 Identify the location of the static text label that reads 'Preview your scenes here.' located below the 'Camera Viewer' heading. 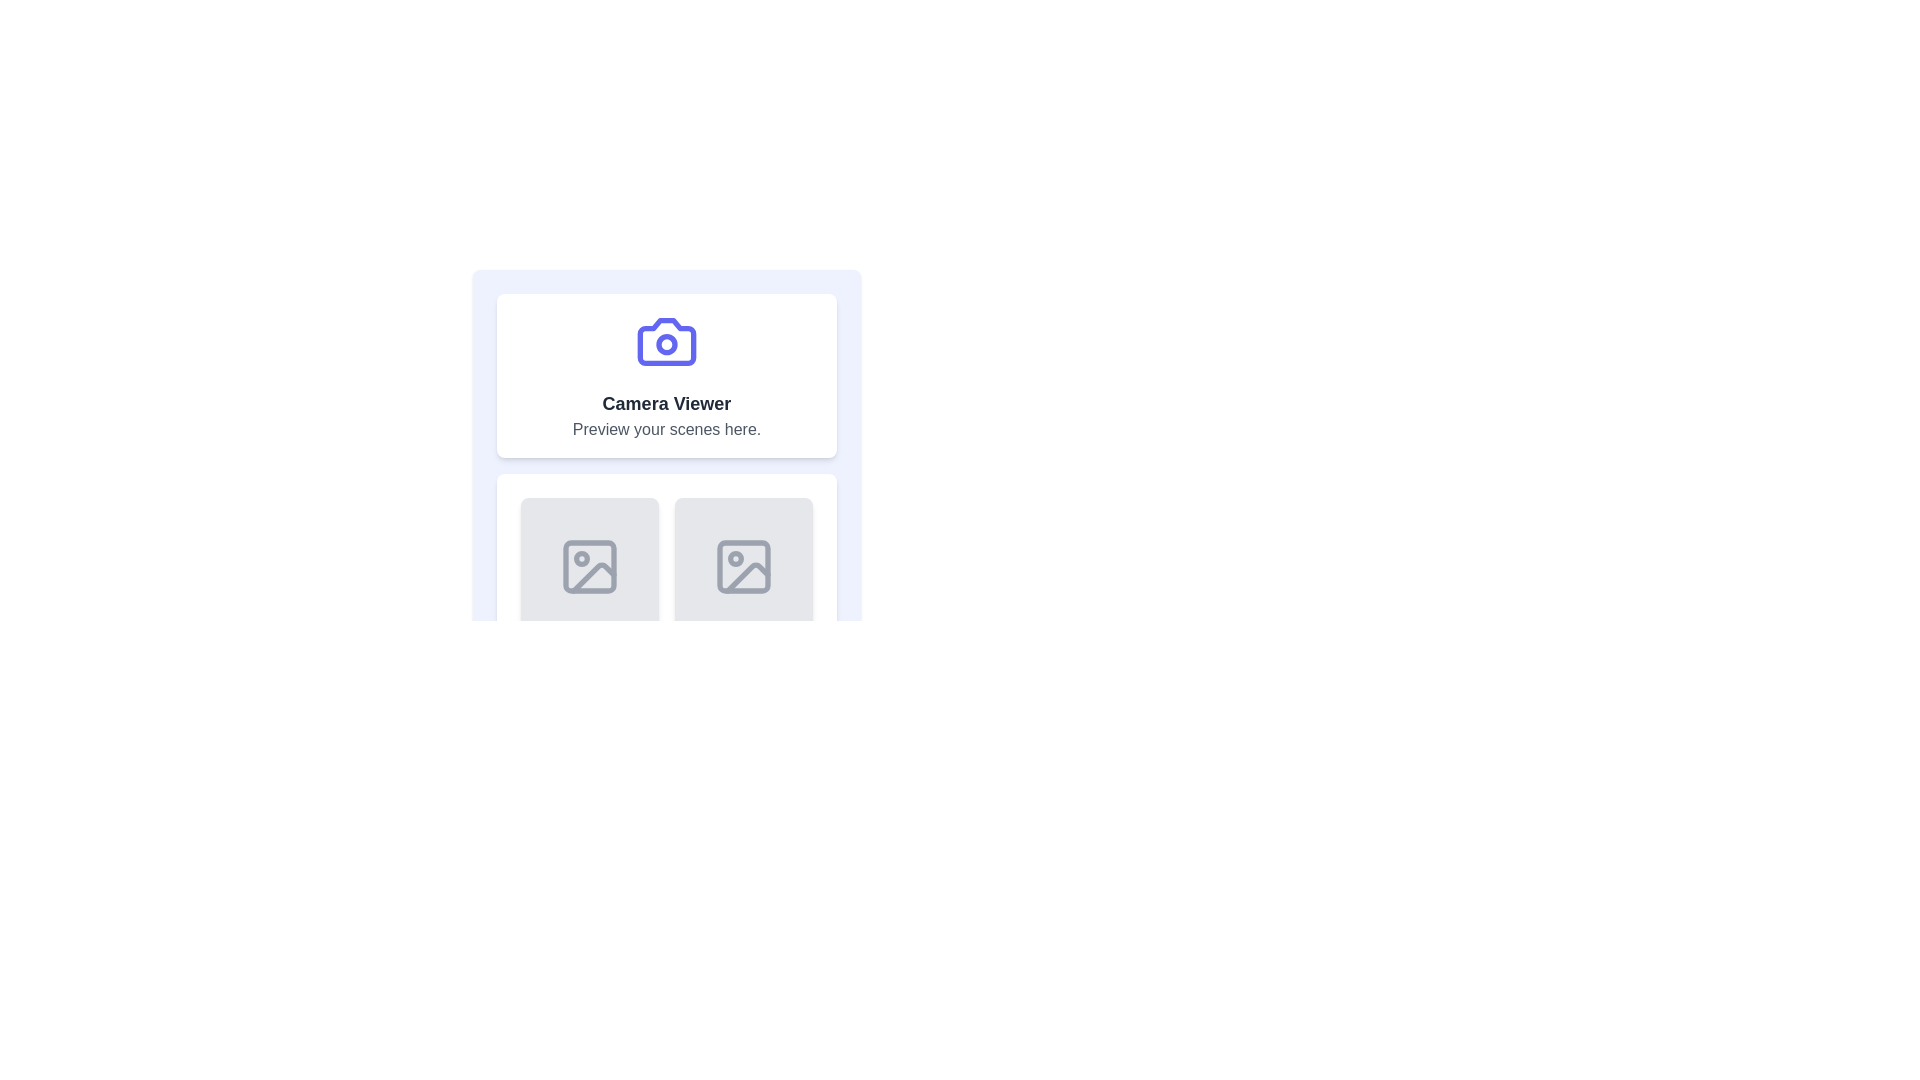
(667, 428).